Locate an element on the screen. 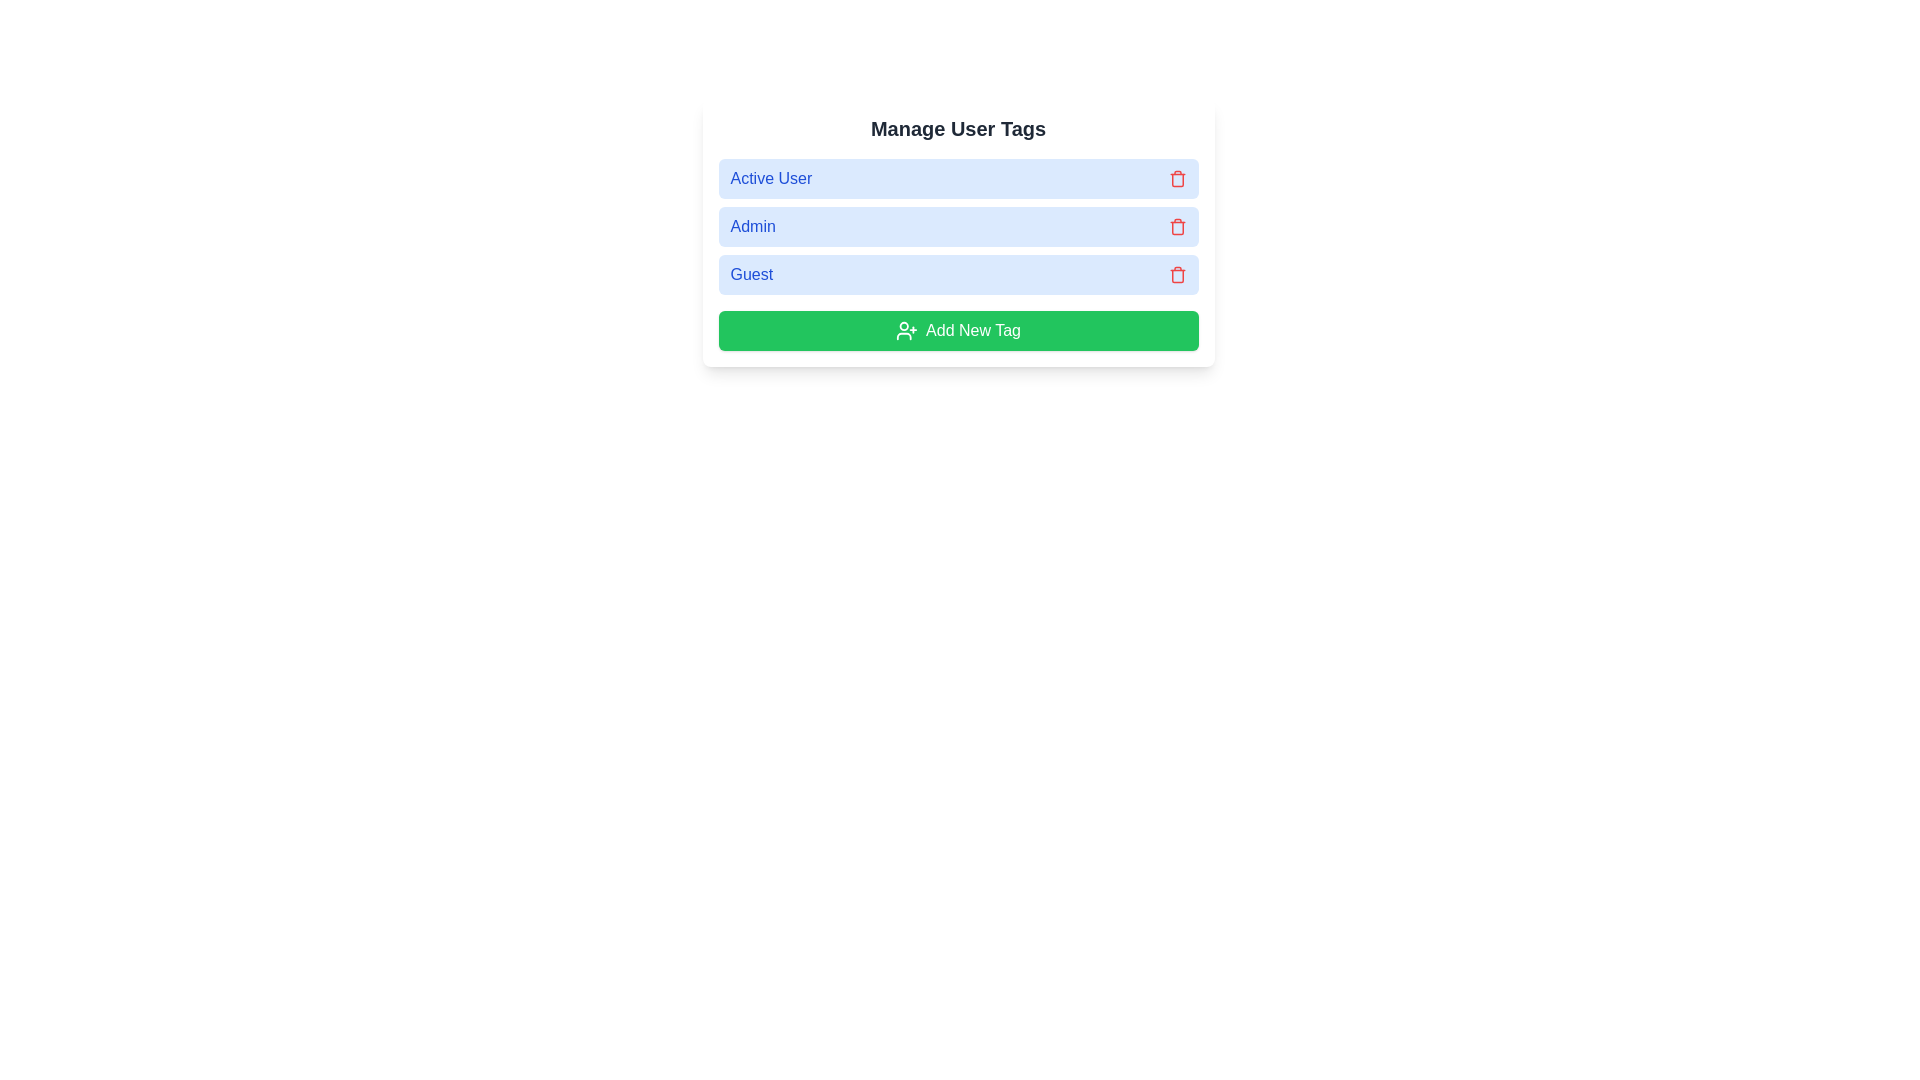 The image size is (1920, 1080). the icon representing the action to add a new user or tag, located to the left of the 'Add New Tag' text within the green rectangular button at the bottom of the 'Manage User Tags' panel is located at coordinates (906, 330).